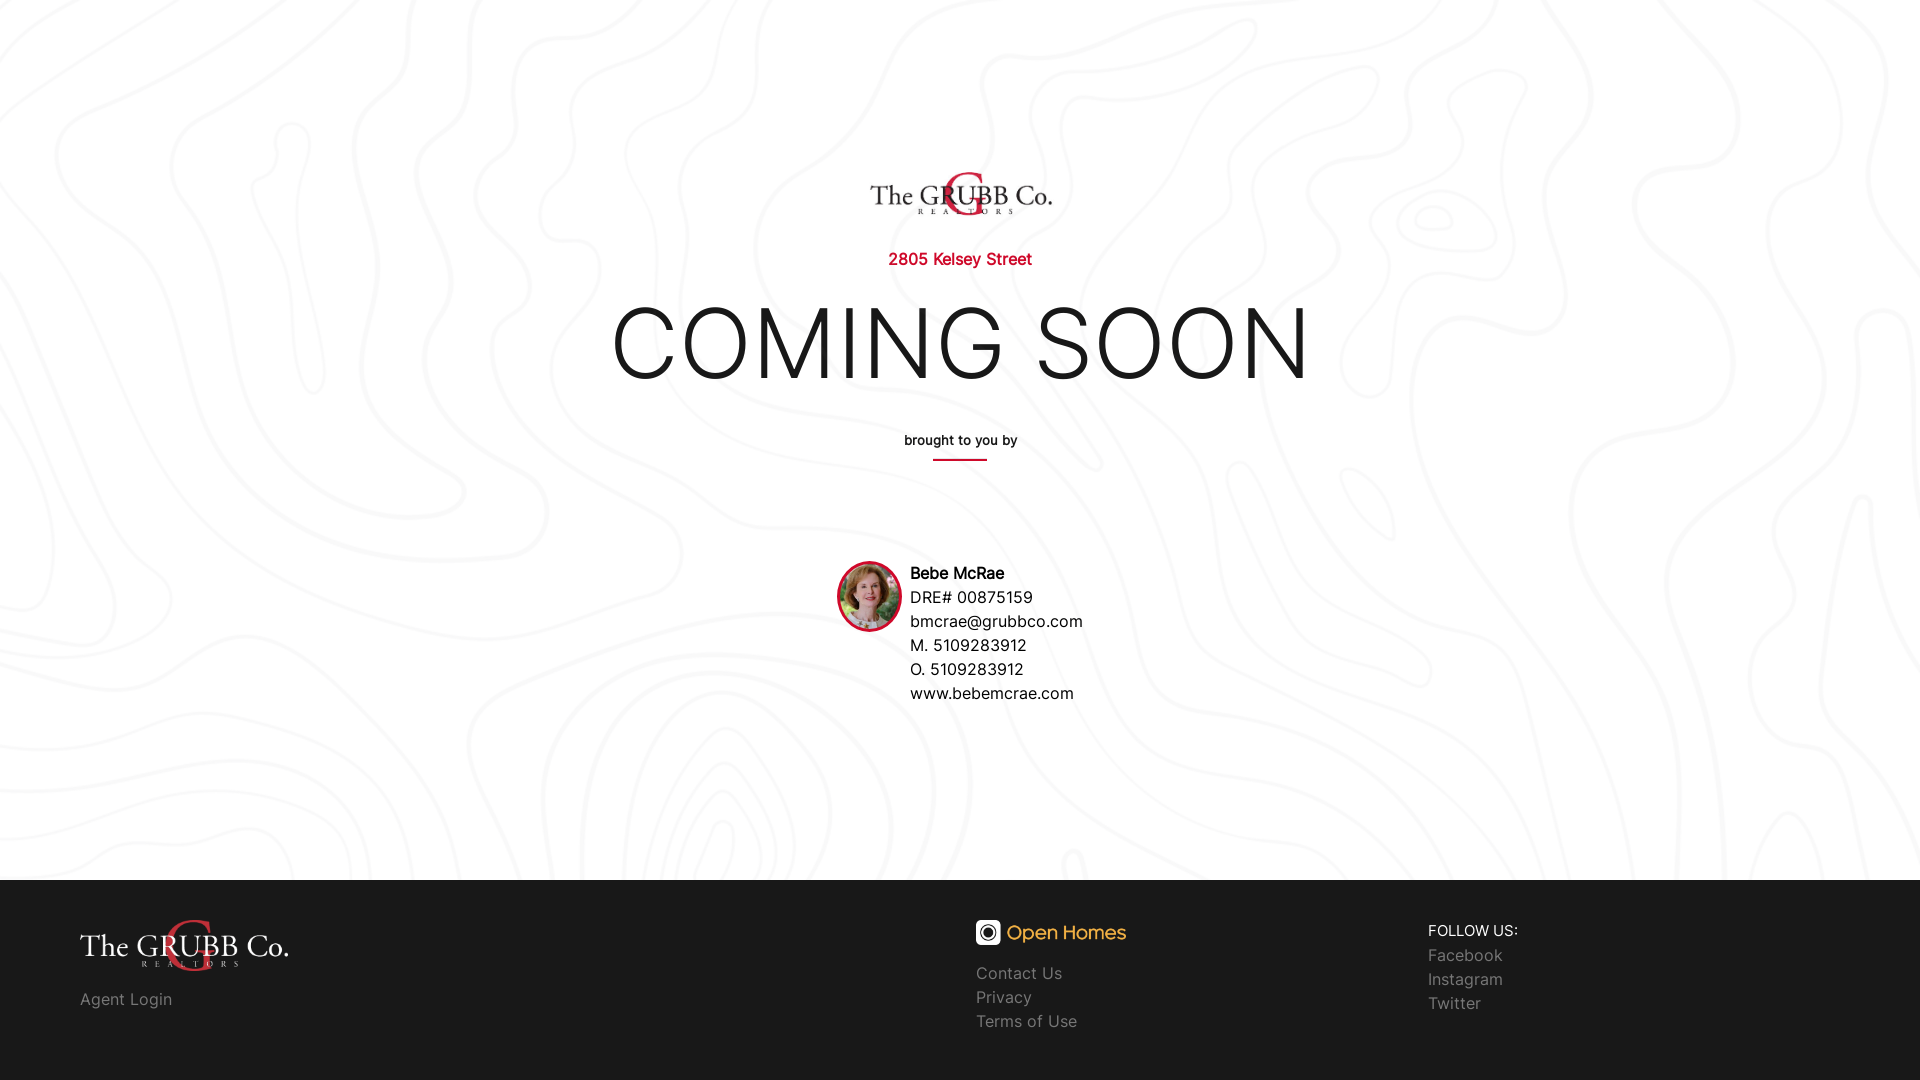  I want to click on 'www.bebemcrae.com', so click(992, 692).